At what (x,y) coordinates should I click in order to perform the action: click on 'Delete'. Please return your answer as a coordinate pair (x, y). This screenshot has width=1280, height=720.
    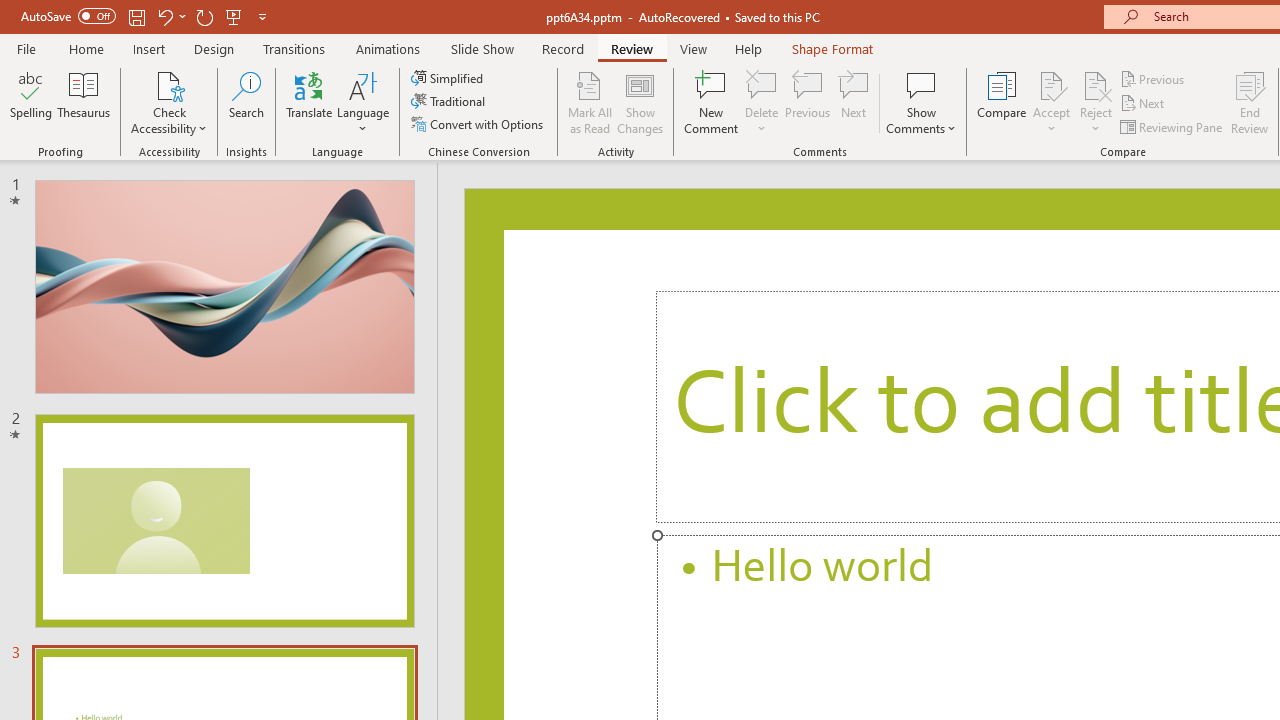
    Looking at the image, I should click on (761, 103).